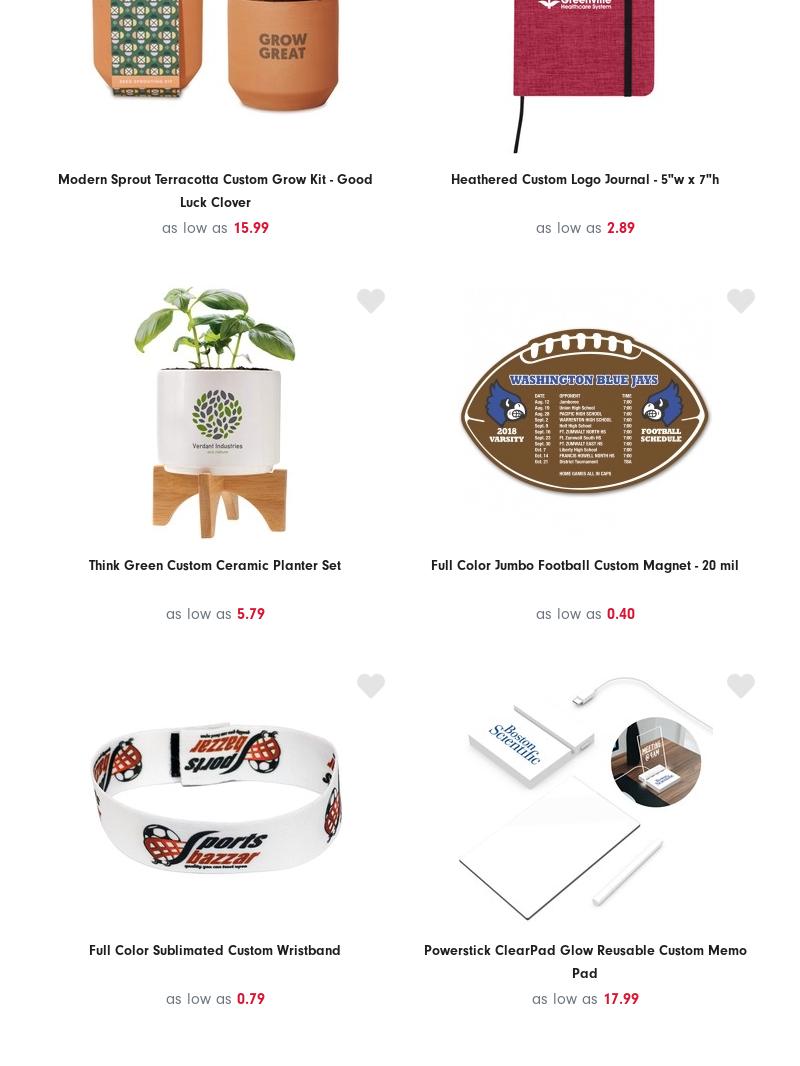 The height and width of the screenshot is (1066, 800). I want to click on 'Powerstick ClearPad Glow Reusable Custom Memo Pad', so click(583, 961).